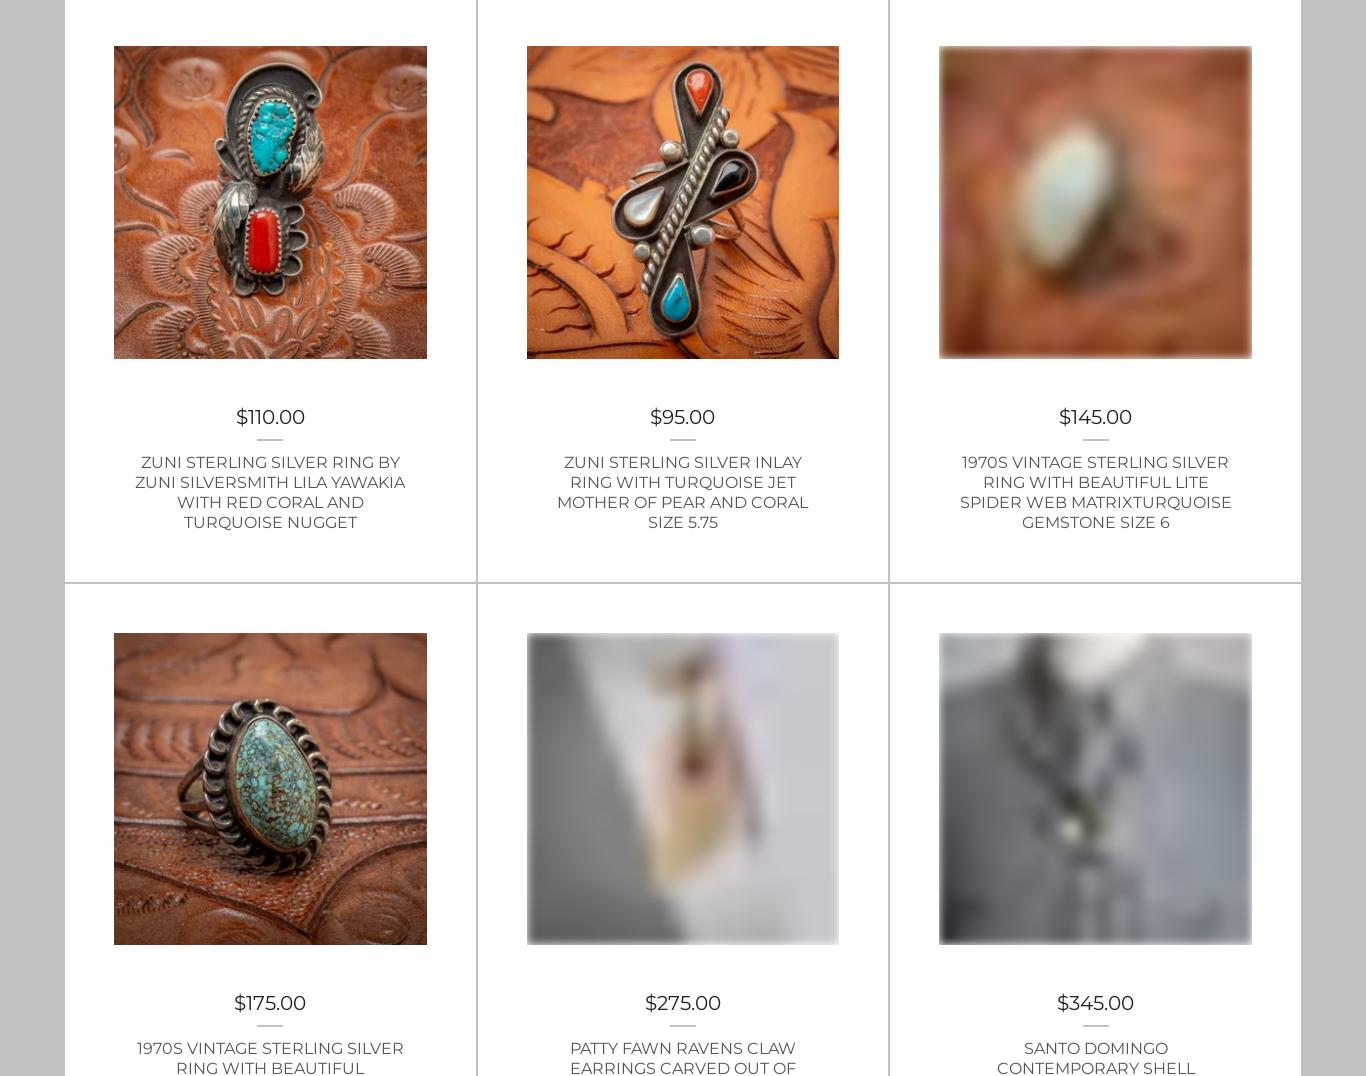 This screenshot has width=1366, height=1076. I want to click on 'Zuni Sterling Silver Ring by Zuni Silversmith Lila Yawakia with Red Coral and turquoise Nugget', so click(270, 490).